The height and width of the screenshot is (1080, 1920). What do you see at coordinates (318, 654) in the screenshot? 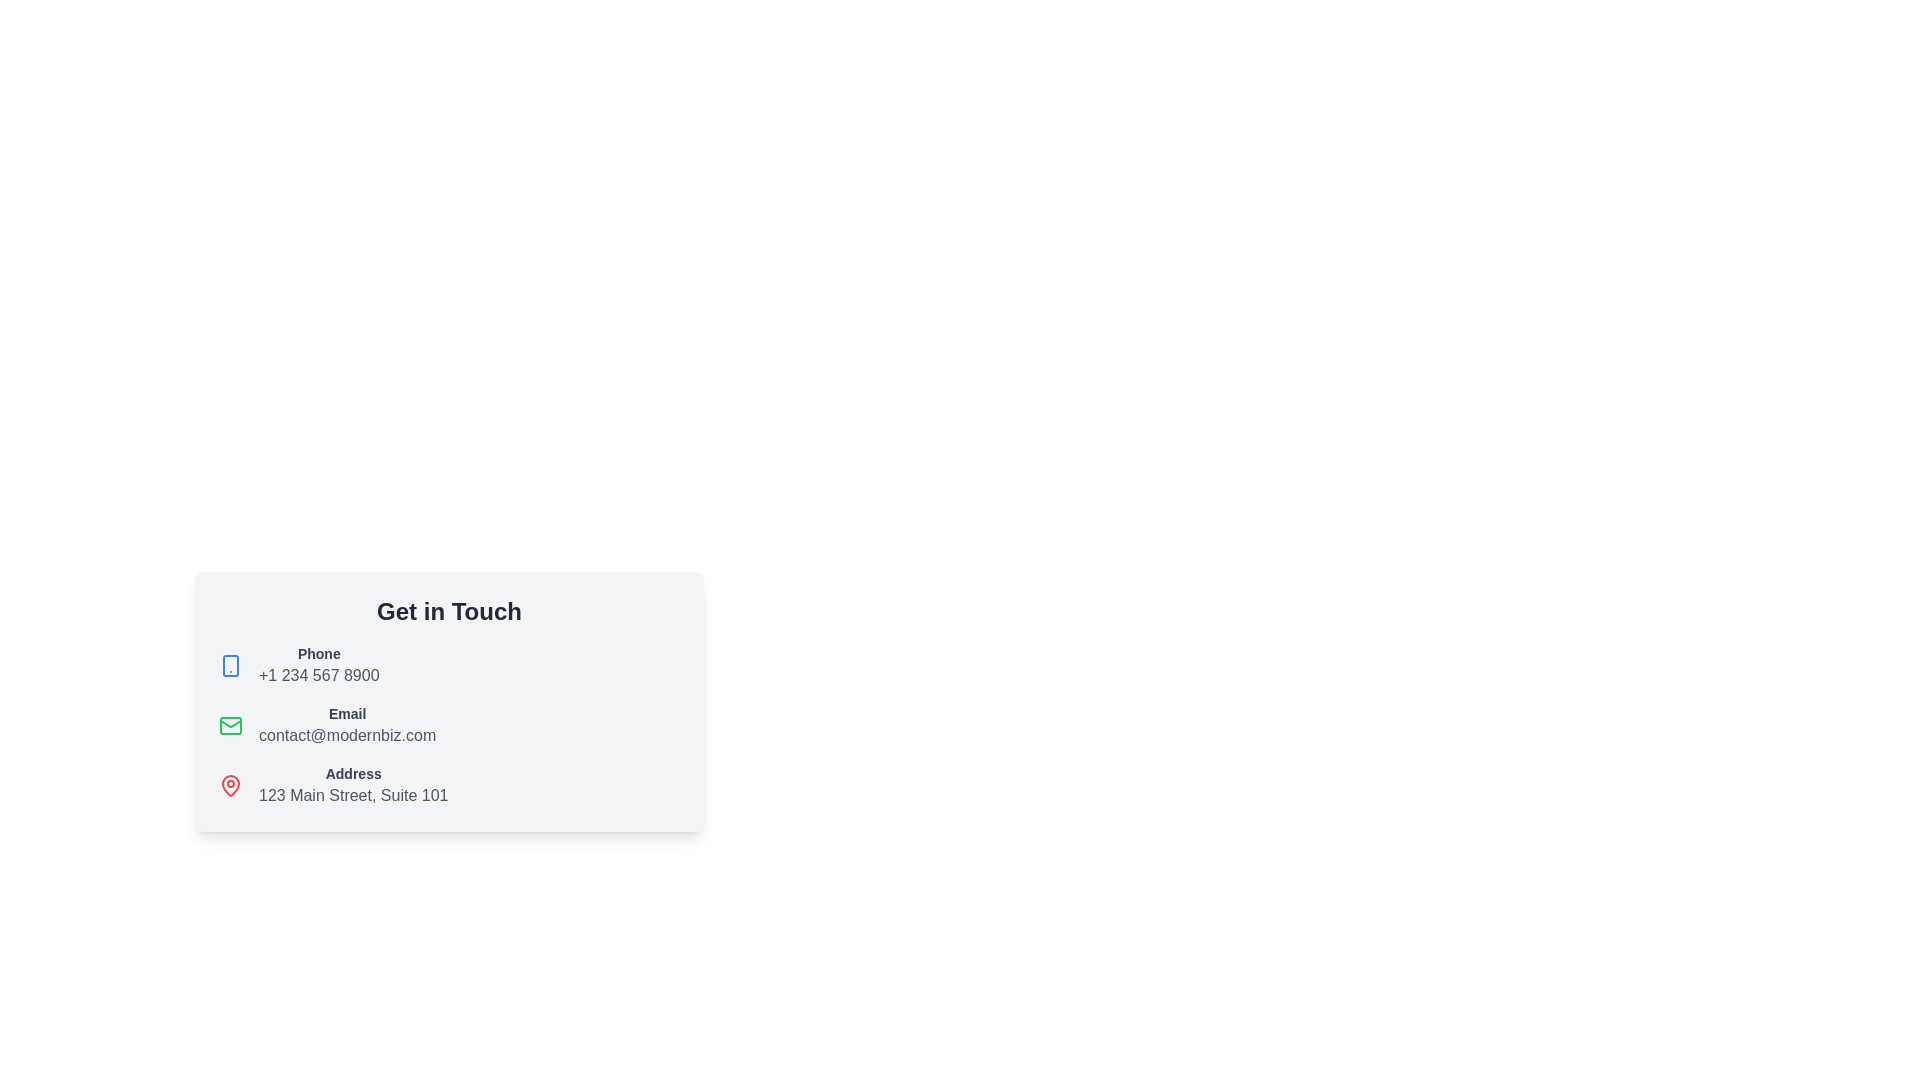
I see `the 'Phone' text label, which is bold and located at the top of the contact information section, next to a phone icon` at bounding box center [318, 654].